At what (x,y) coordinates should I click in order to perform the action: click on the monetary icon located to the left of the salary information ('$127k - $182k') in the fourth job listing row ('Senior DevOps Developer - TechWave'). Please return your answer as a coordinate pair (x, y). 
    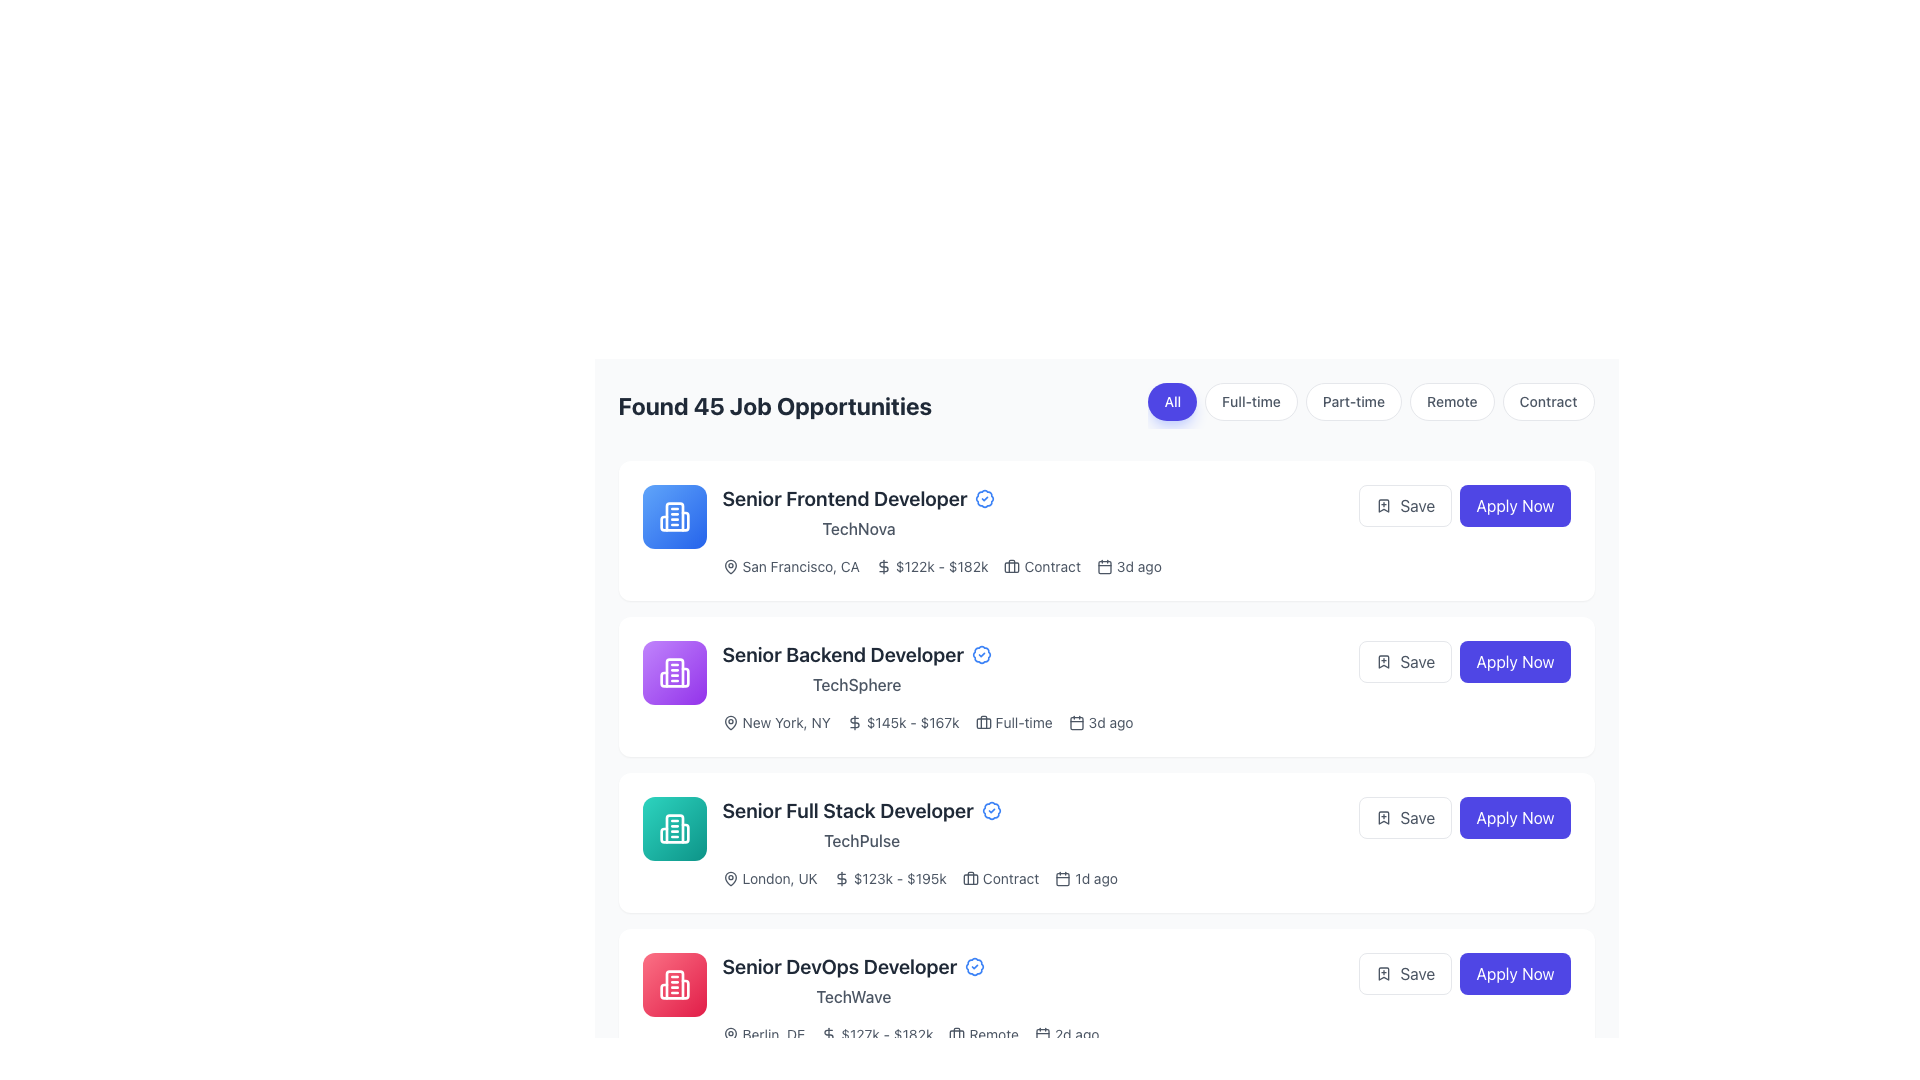
    Looking at the image, I should click on (829, 1034).